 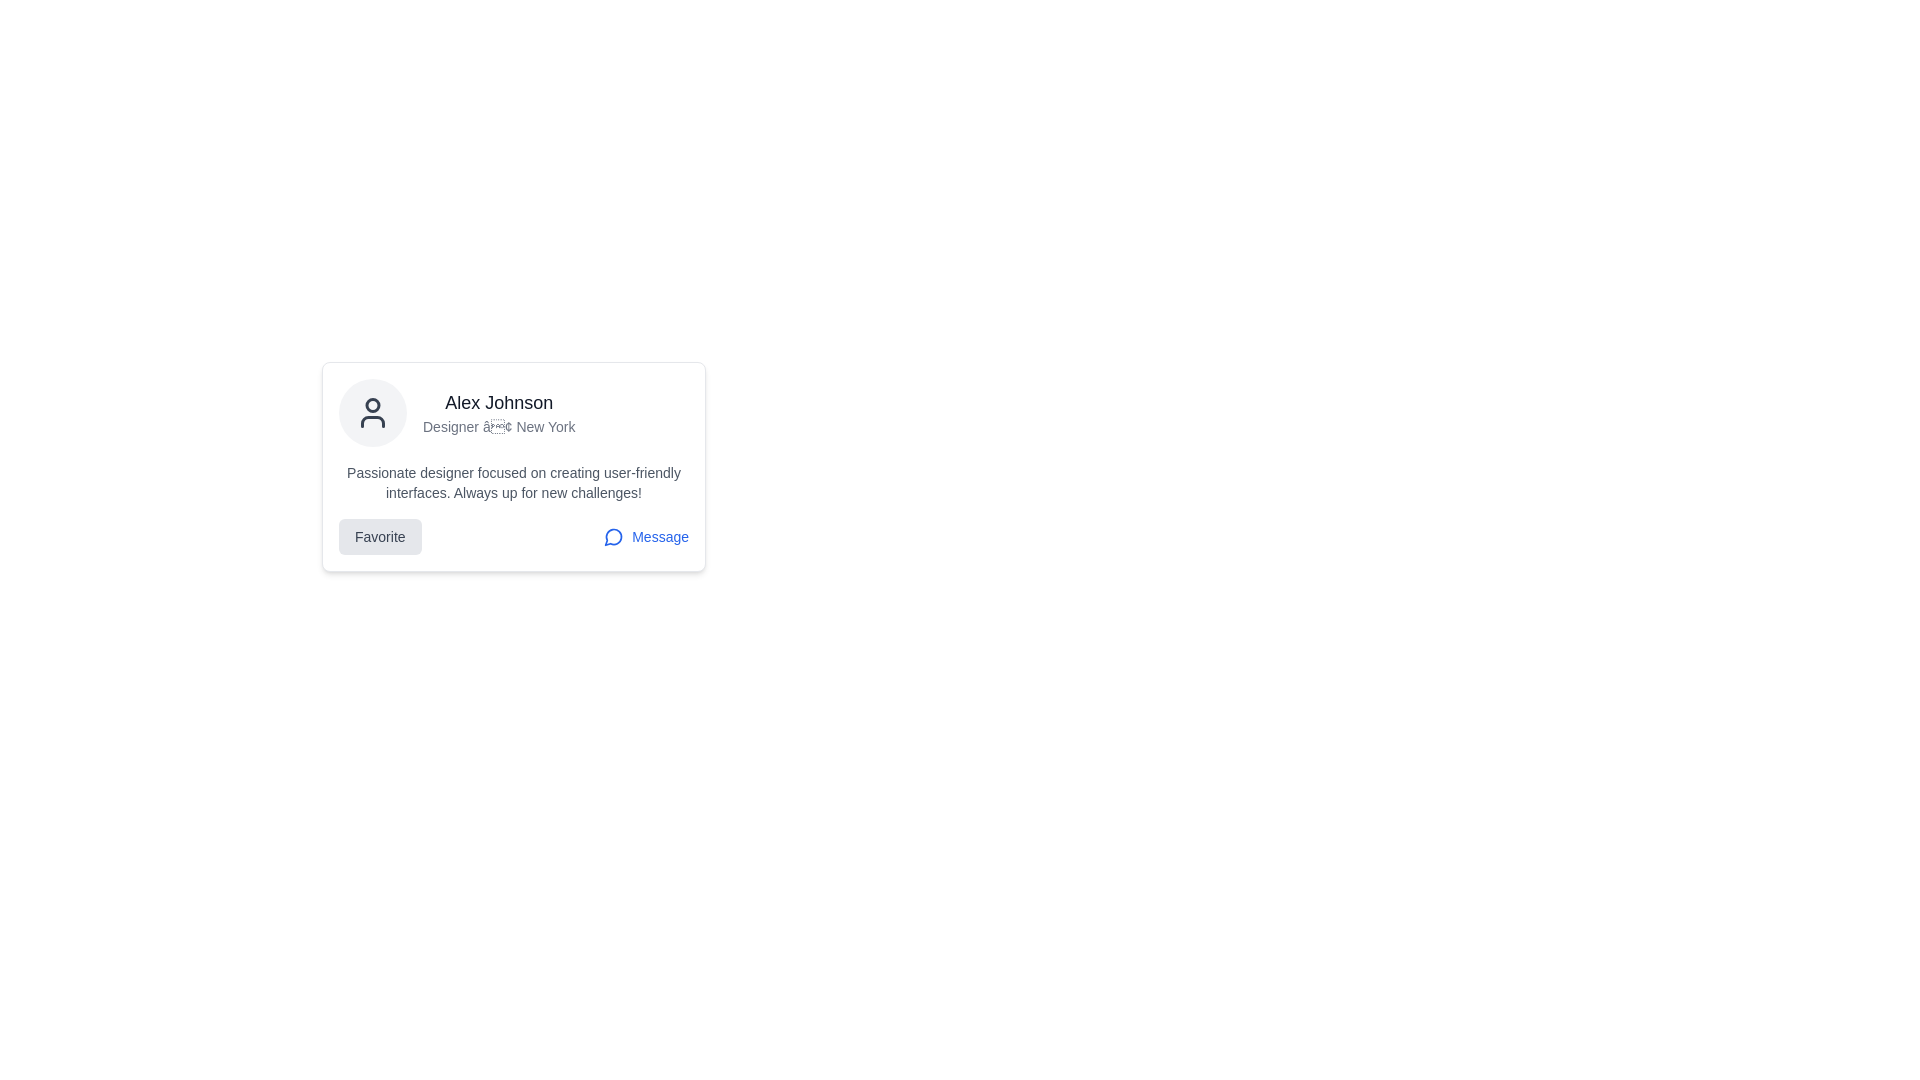 I want to click on the 'Message' link in the horizontal layout that combines a 'Favorite' button and a 'Message' link, located at the bottom section of the card interface, so click(x=513, y=535).